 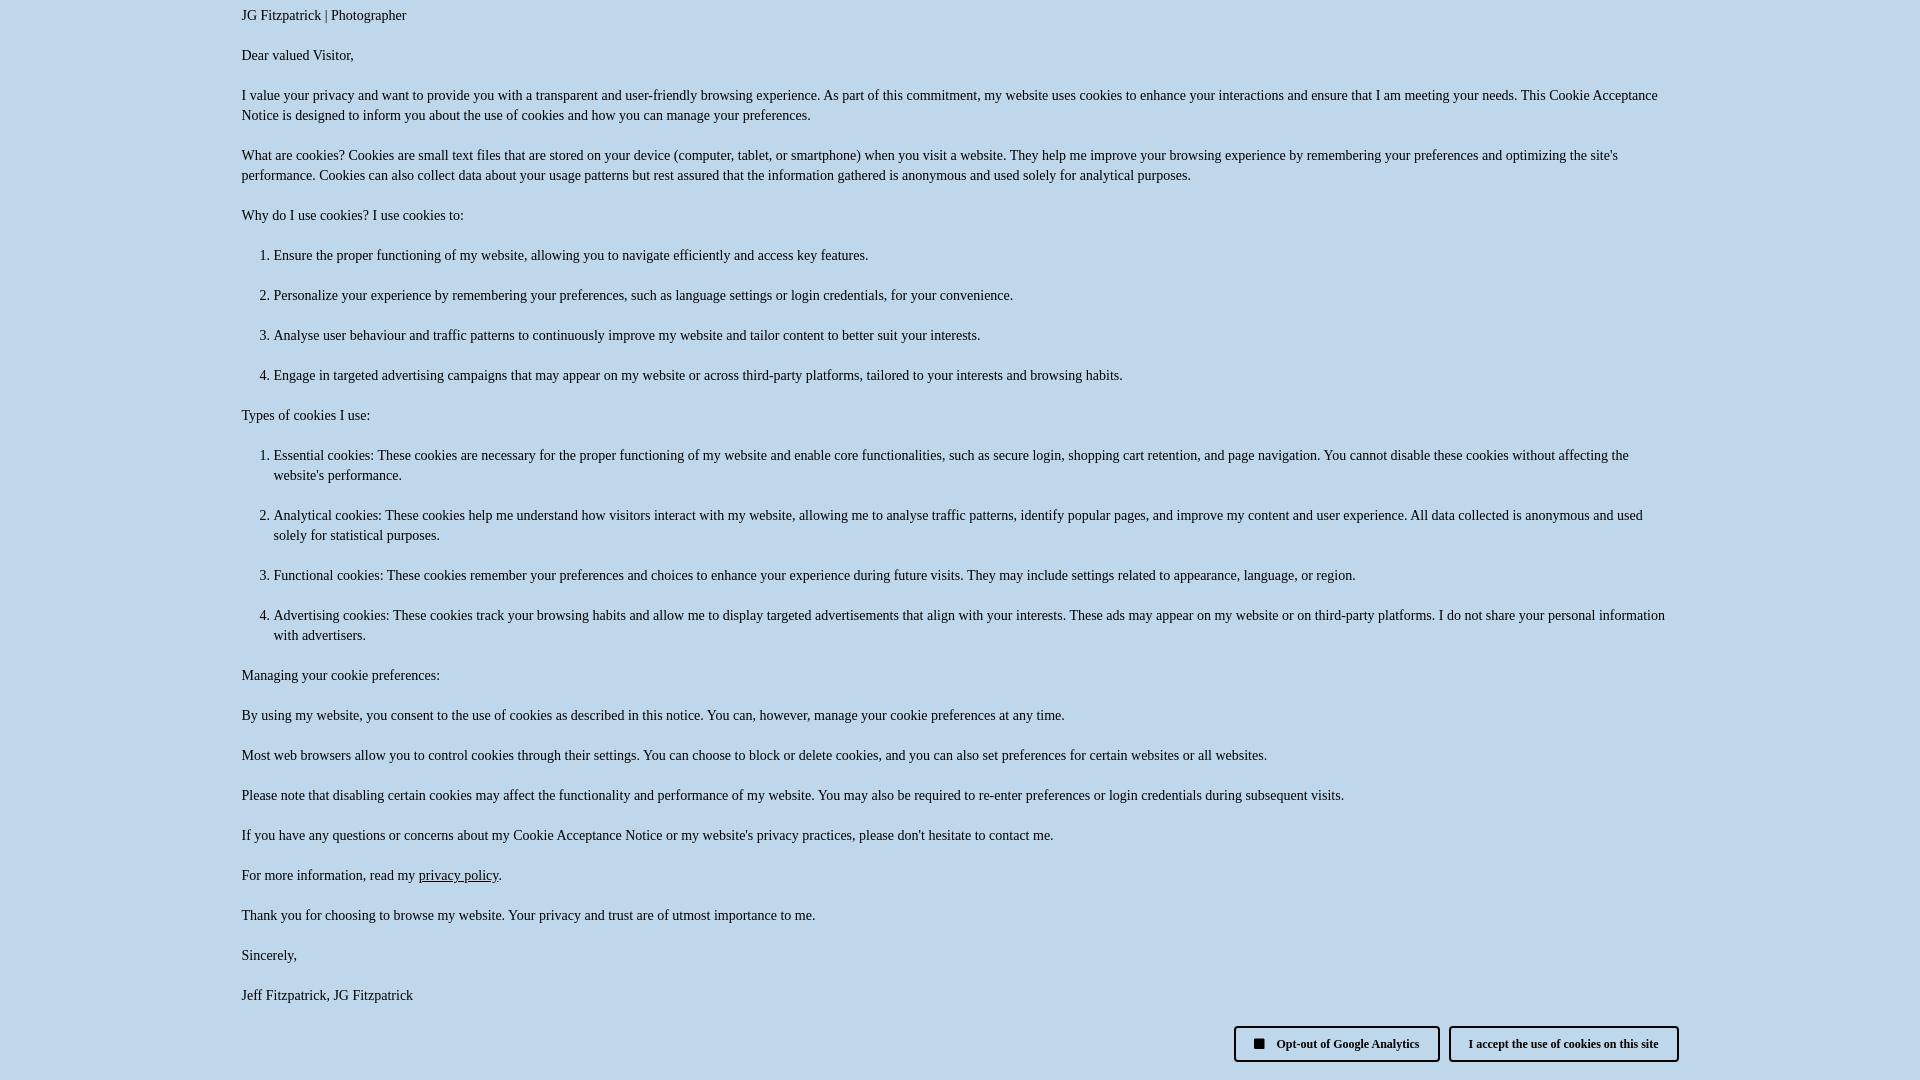 I want to click on 'I accept the use of cookies on this site', so click(x=1449, y=1043).